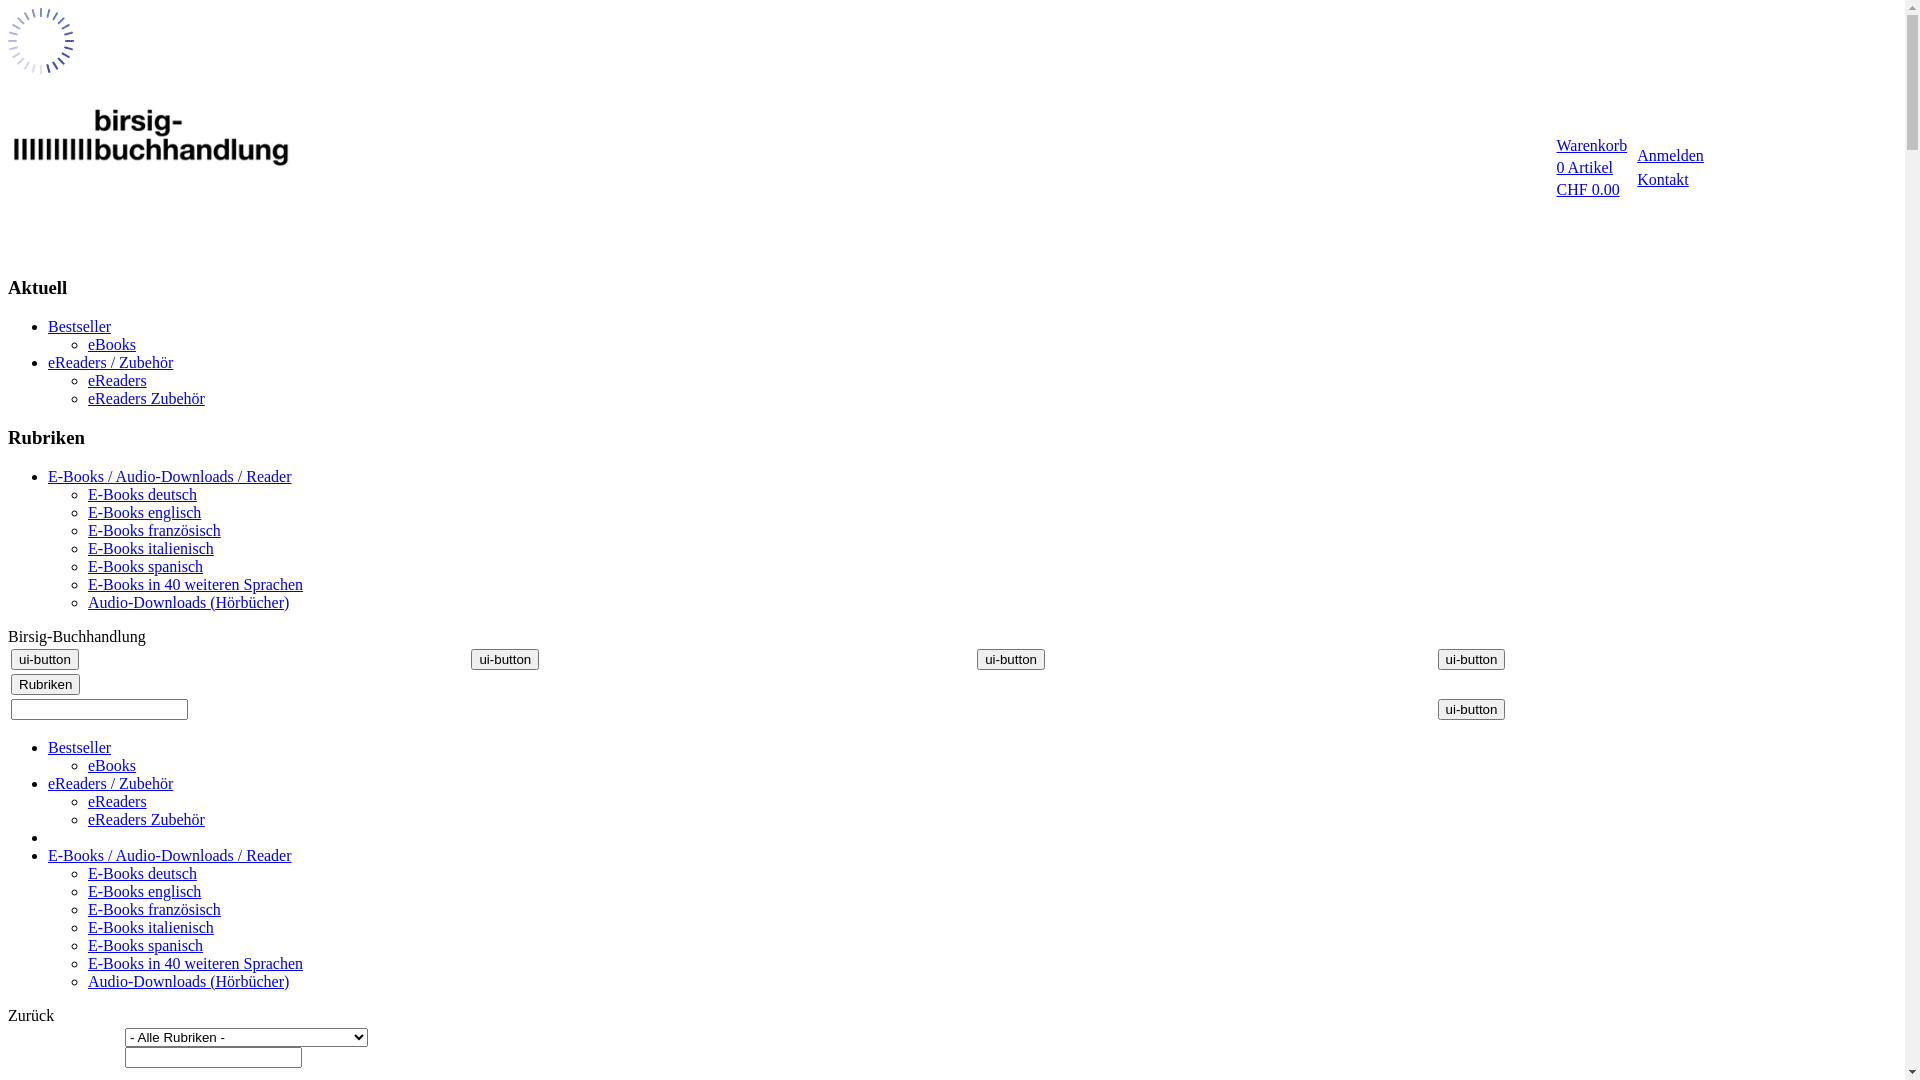  I want to click on 'E-Books in 40 weiteren Sprachen', so click(195, 584).